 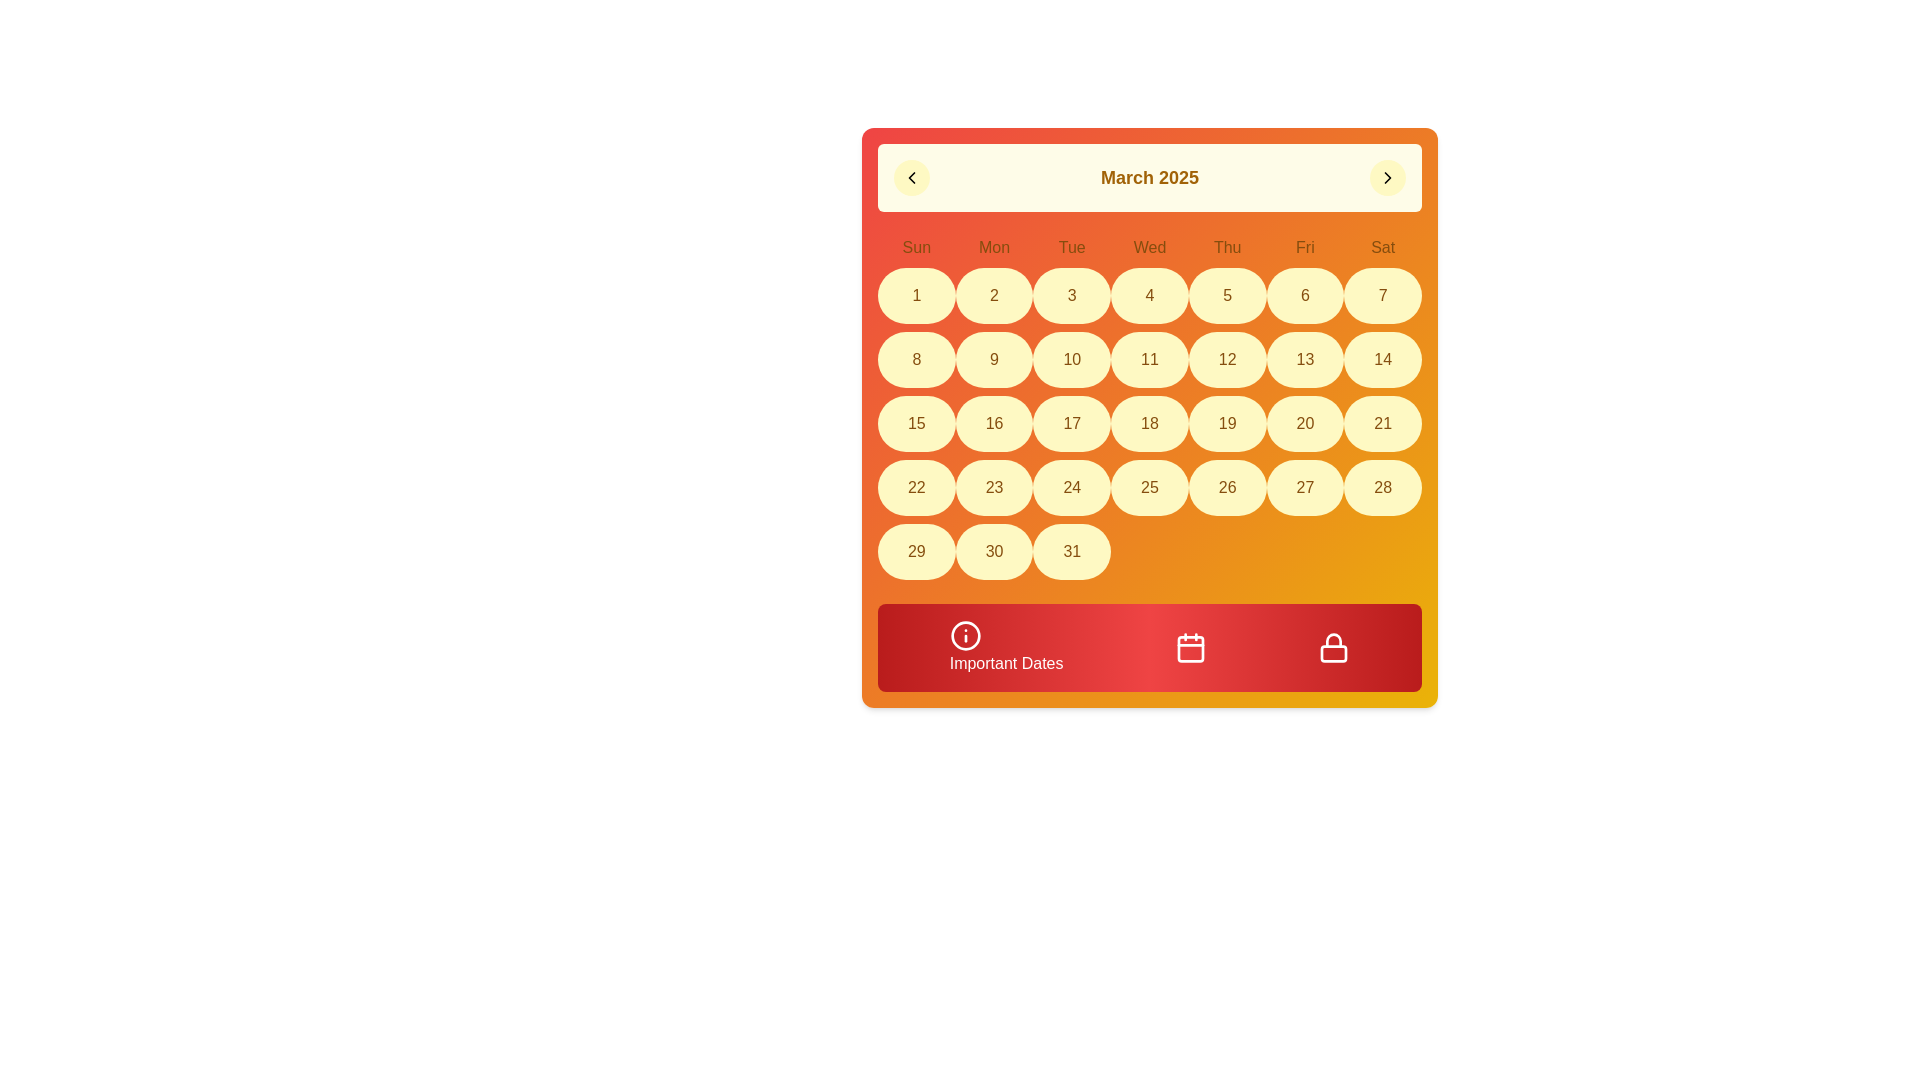 I want to click on the Text label indicating Wednesday in the weekly column headers of the calendar, located below the title 'March 2025', so click(x=1150, y=246).